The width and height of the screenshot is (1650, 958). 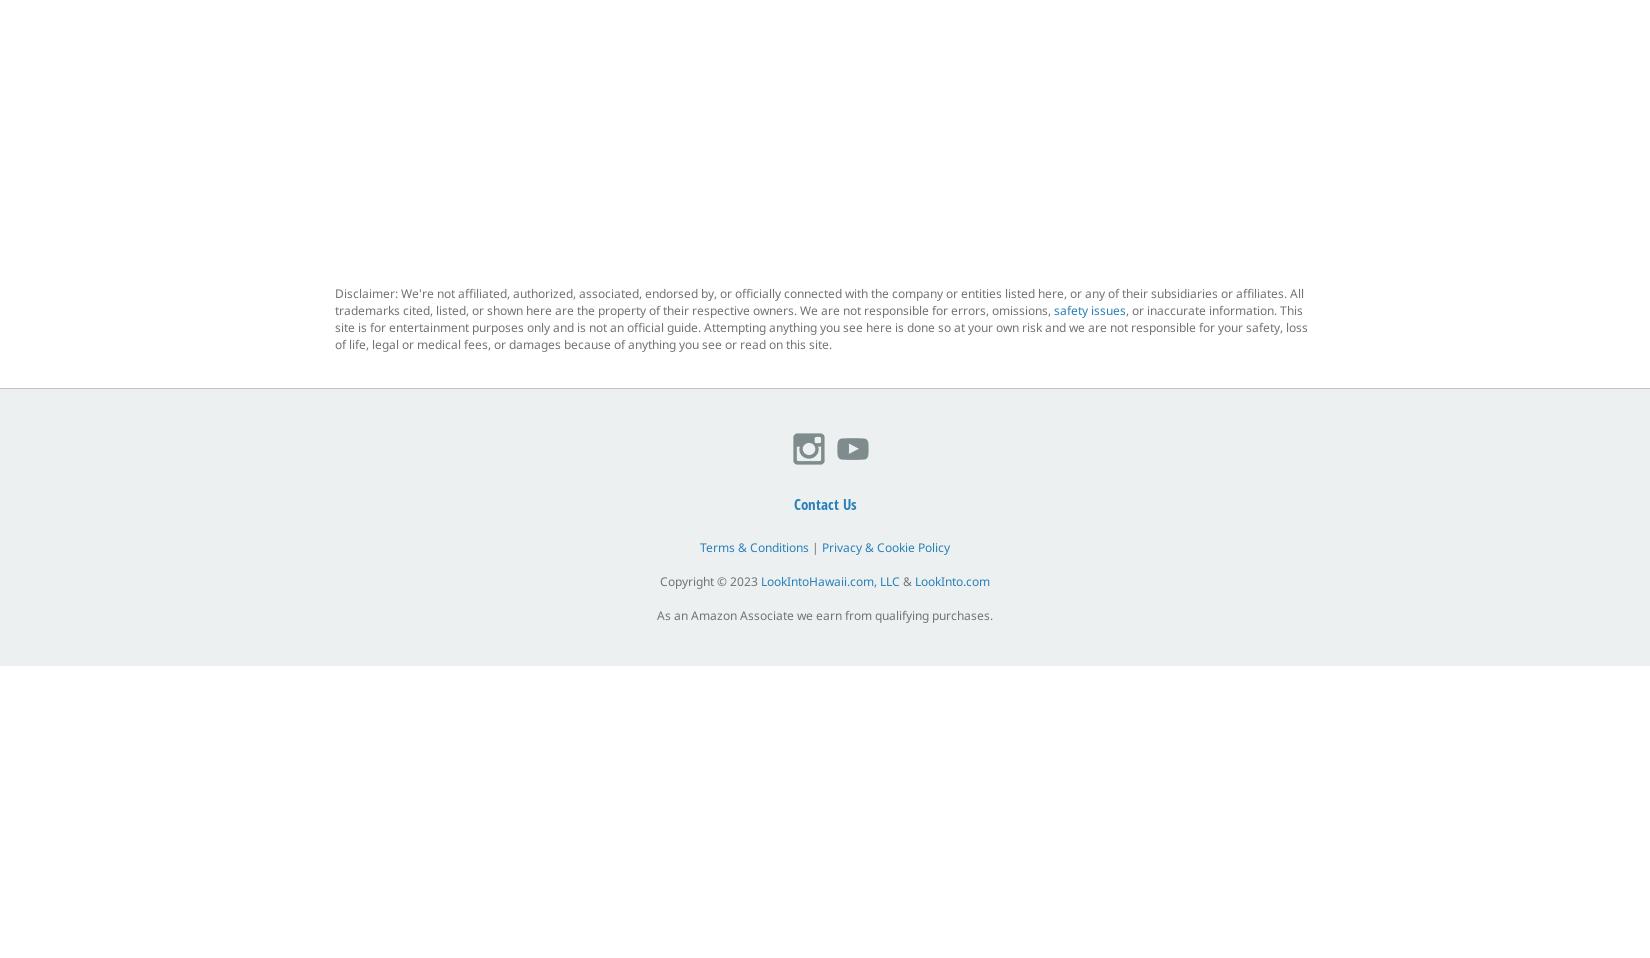 I want to click on 'LookIntoHawaii.com, LLC', so click(x=830, y=581).